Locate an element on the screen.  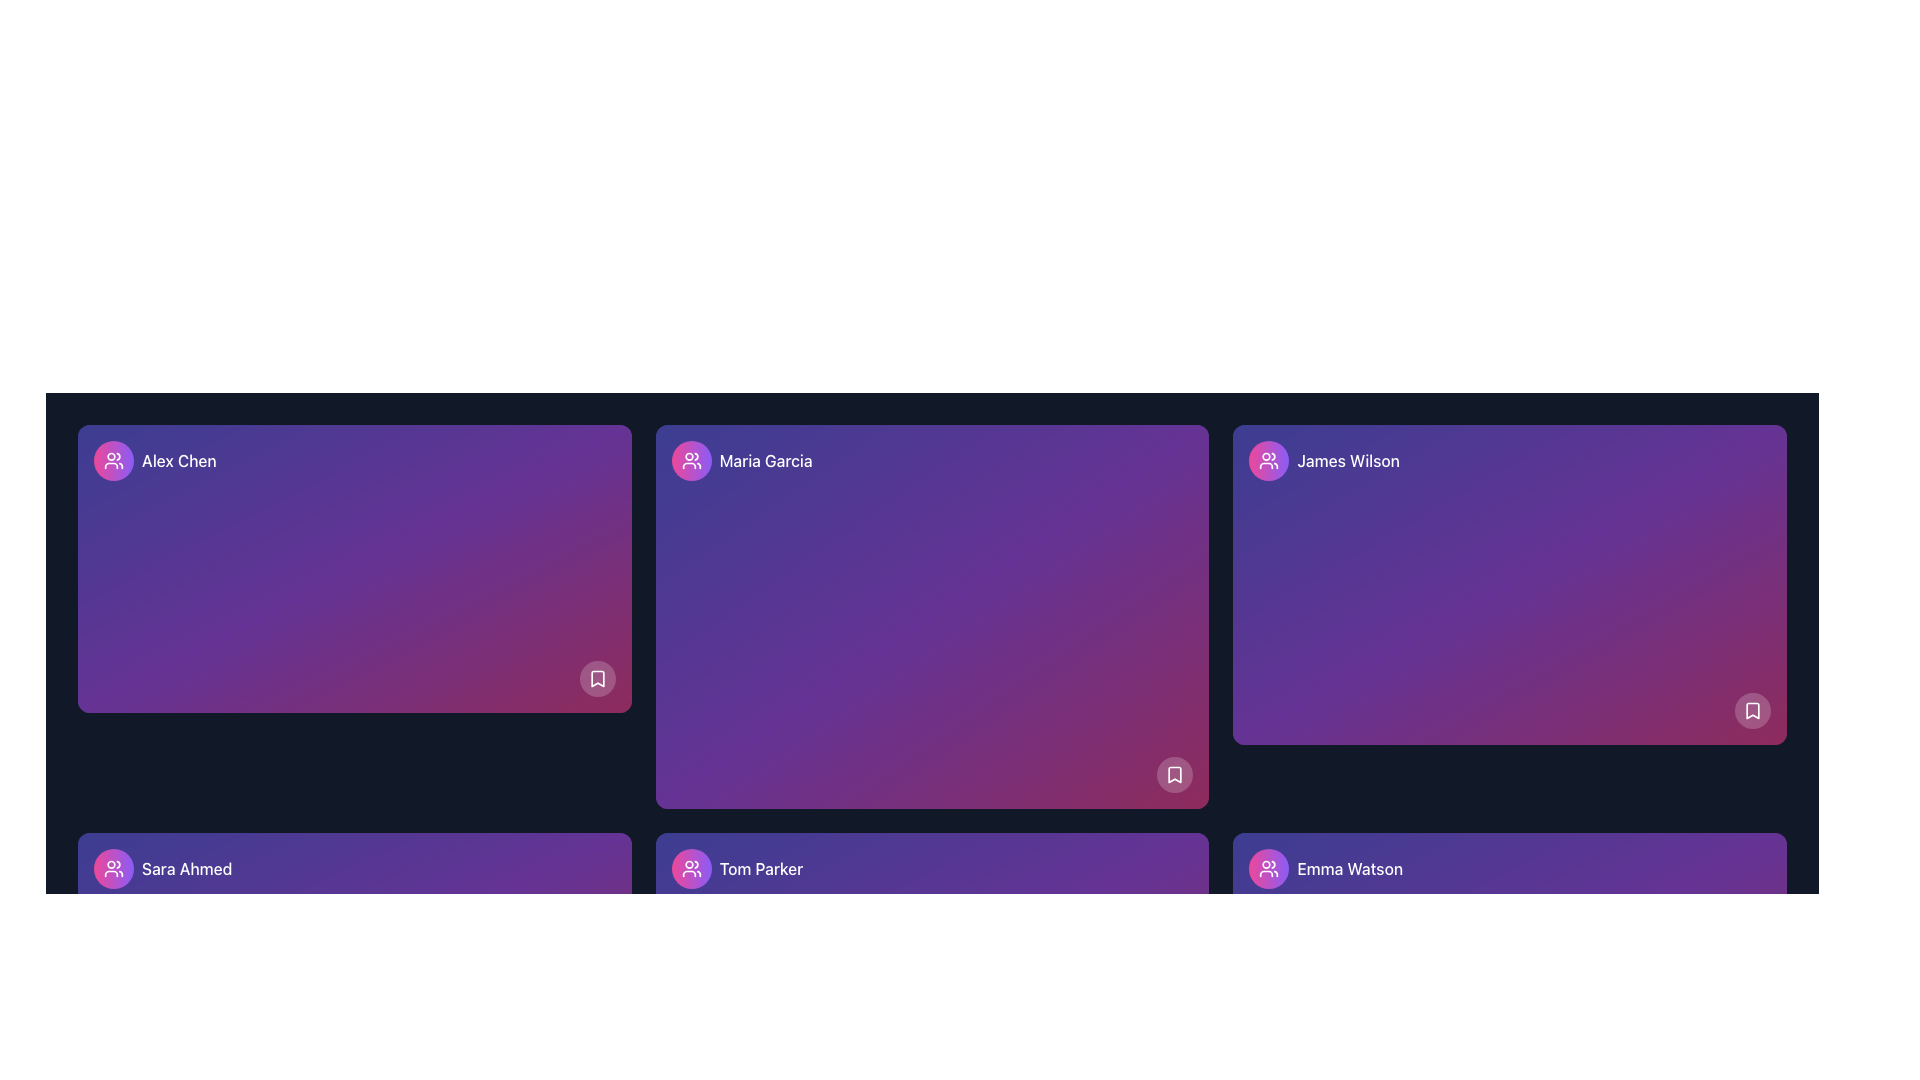
text label displaying the name 'Sara Ahmed' located in the bottom-left card of the multi-card grid layout on a dark interface is located at coordinates (187, 867).